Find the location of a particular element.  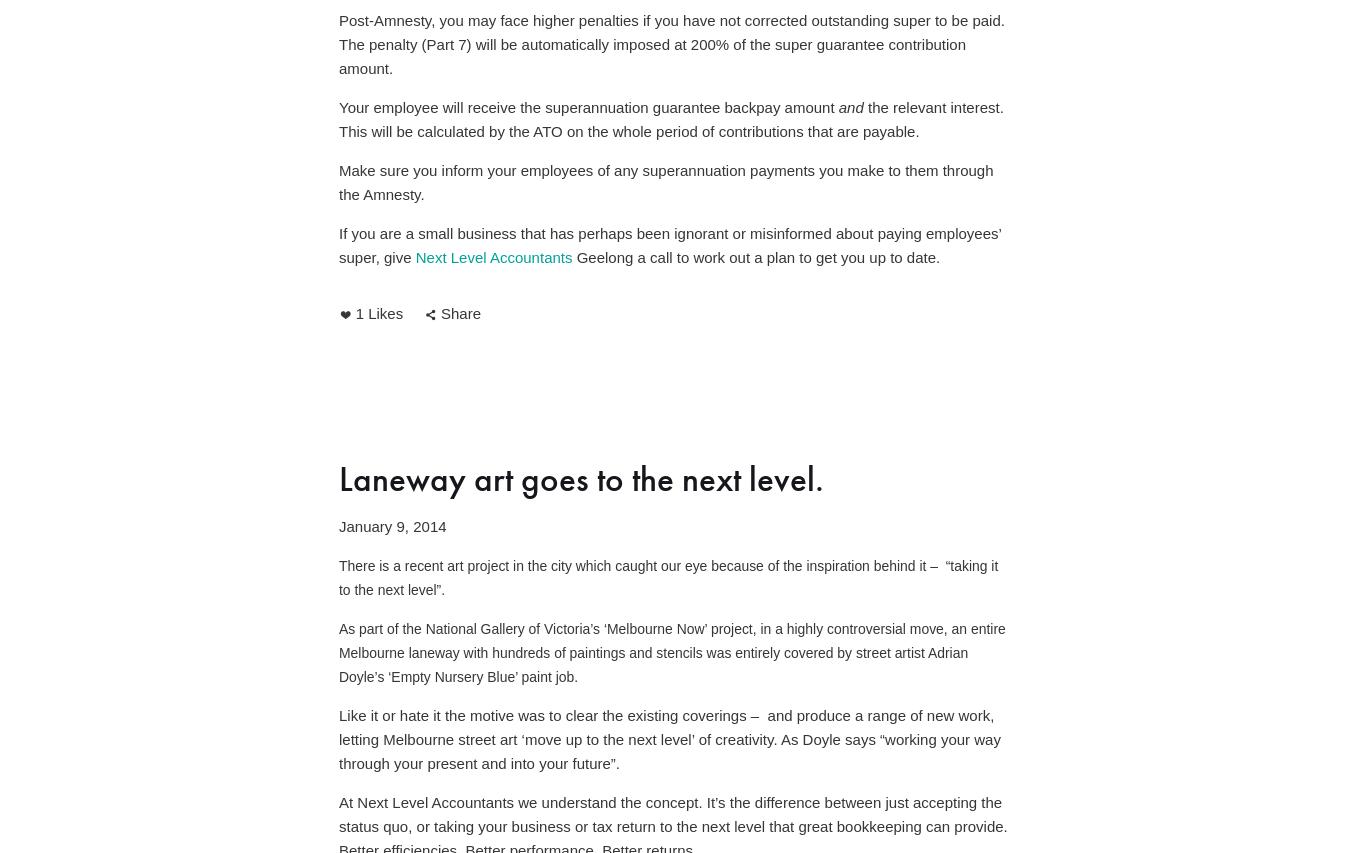

'Post-Amnesty, you may face higher penalties if you have not corrected outstanding super to be paid. The penalty (Part 7) will be automatically imposed at 200% of the super guarantee contribution amount.' is located at coordinates (673, 44).